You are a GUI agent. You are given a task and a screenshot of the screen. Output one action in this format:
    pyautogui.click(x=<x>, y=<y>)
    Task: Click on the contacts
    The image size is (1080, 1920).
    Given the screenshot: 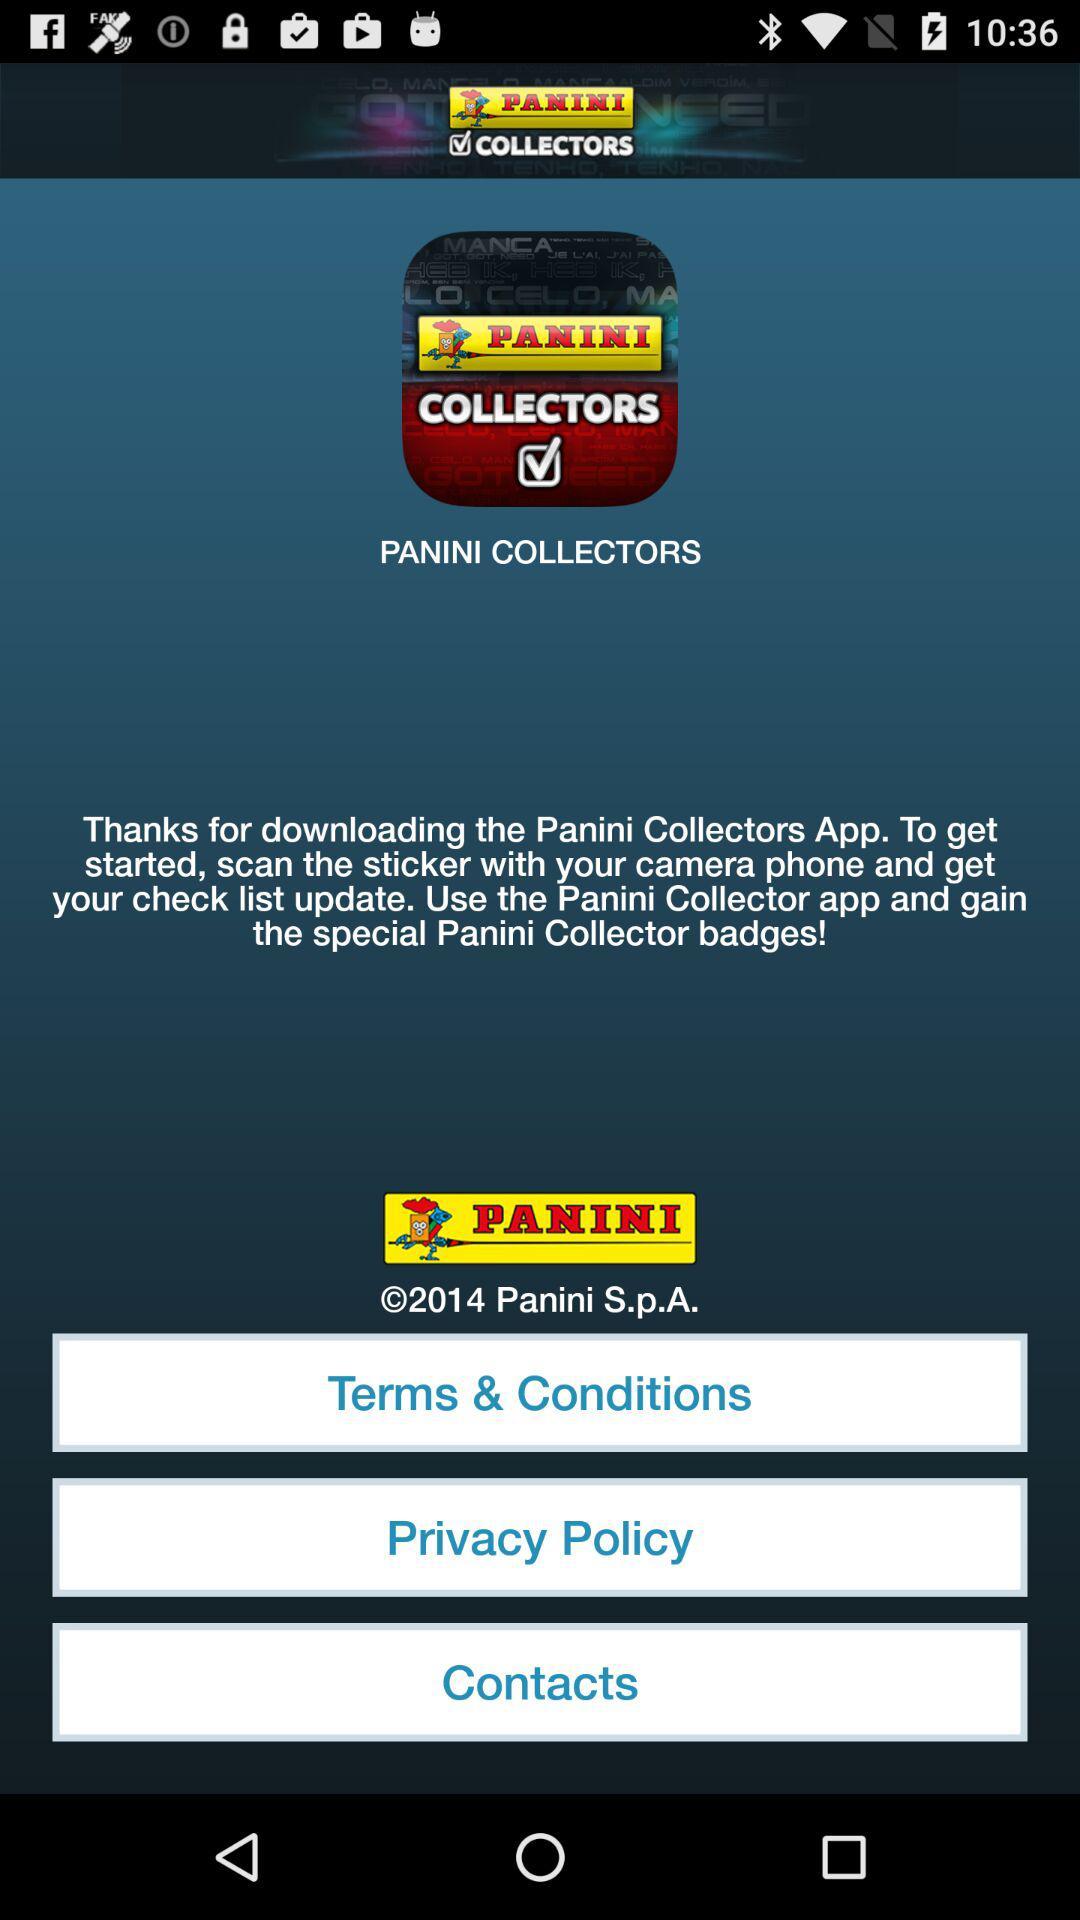 What is the action you would take?
    pyautogui.click(x=540, y=1681)
    